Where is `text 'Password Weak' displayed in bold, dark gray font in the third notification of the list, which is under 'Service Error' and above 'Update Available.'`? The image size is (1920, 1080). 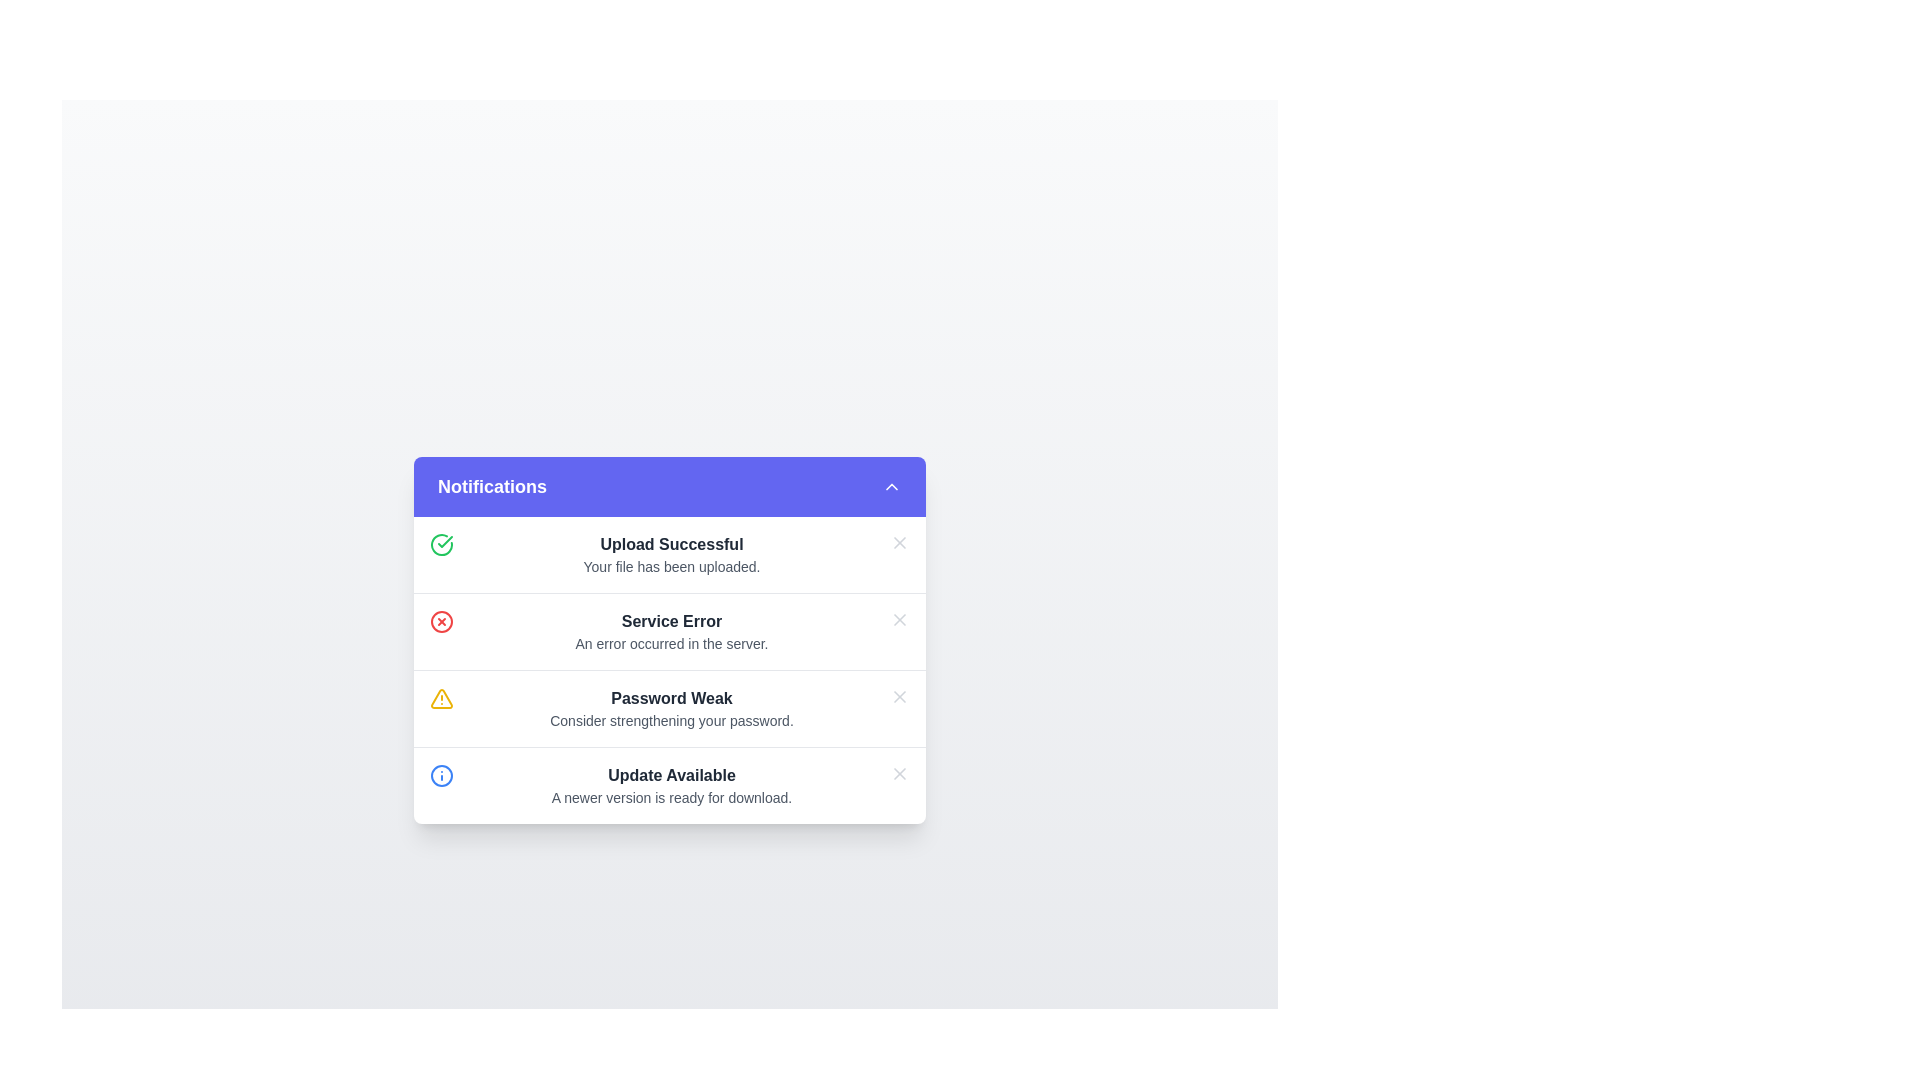
text 'Password Weak' displayed in bold, dark gray font in the third notification of the list, which is under 'Service Error' and above 'Update Available.' is located at coordinates (672, 697).